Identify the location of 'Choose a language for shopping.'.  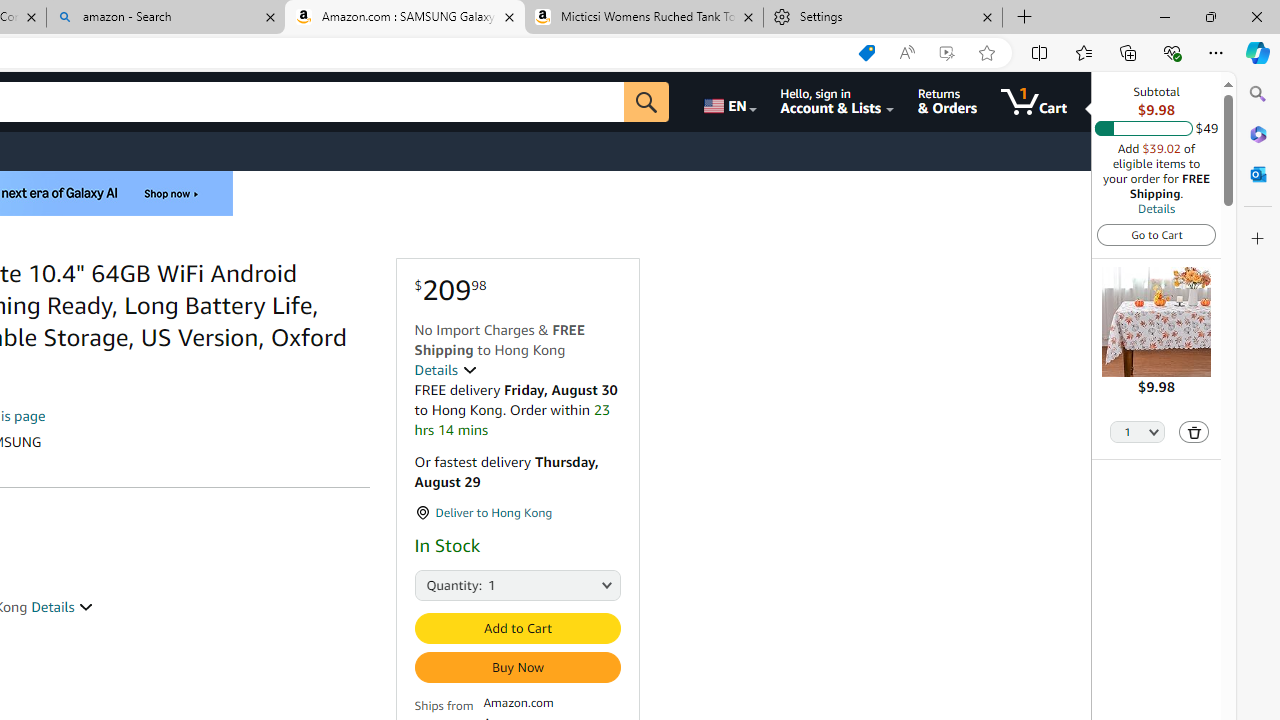
(727, 101).